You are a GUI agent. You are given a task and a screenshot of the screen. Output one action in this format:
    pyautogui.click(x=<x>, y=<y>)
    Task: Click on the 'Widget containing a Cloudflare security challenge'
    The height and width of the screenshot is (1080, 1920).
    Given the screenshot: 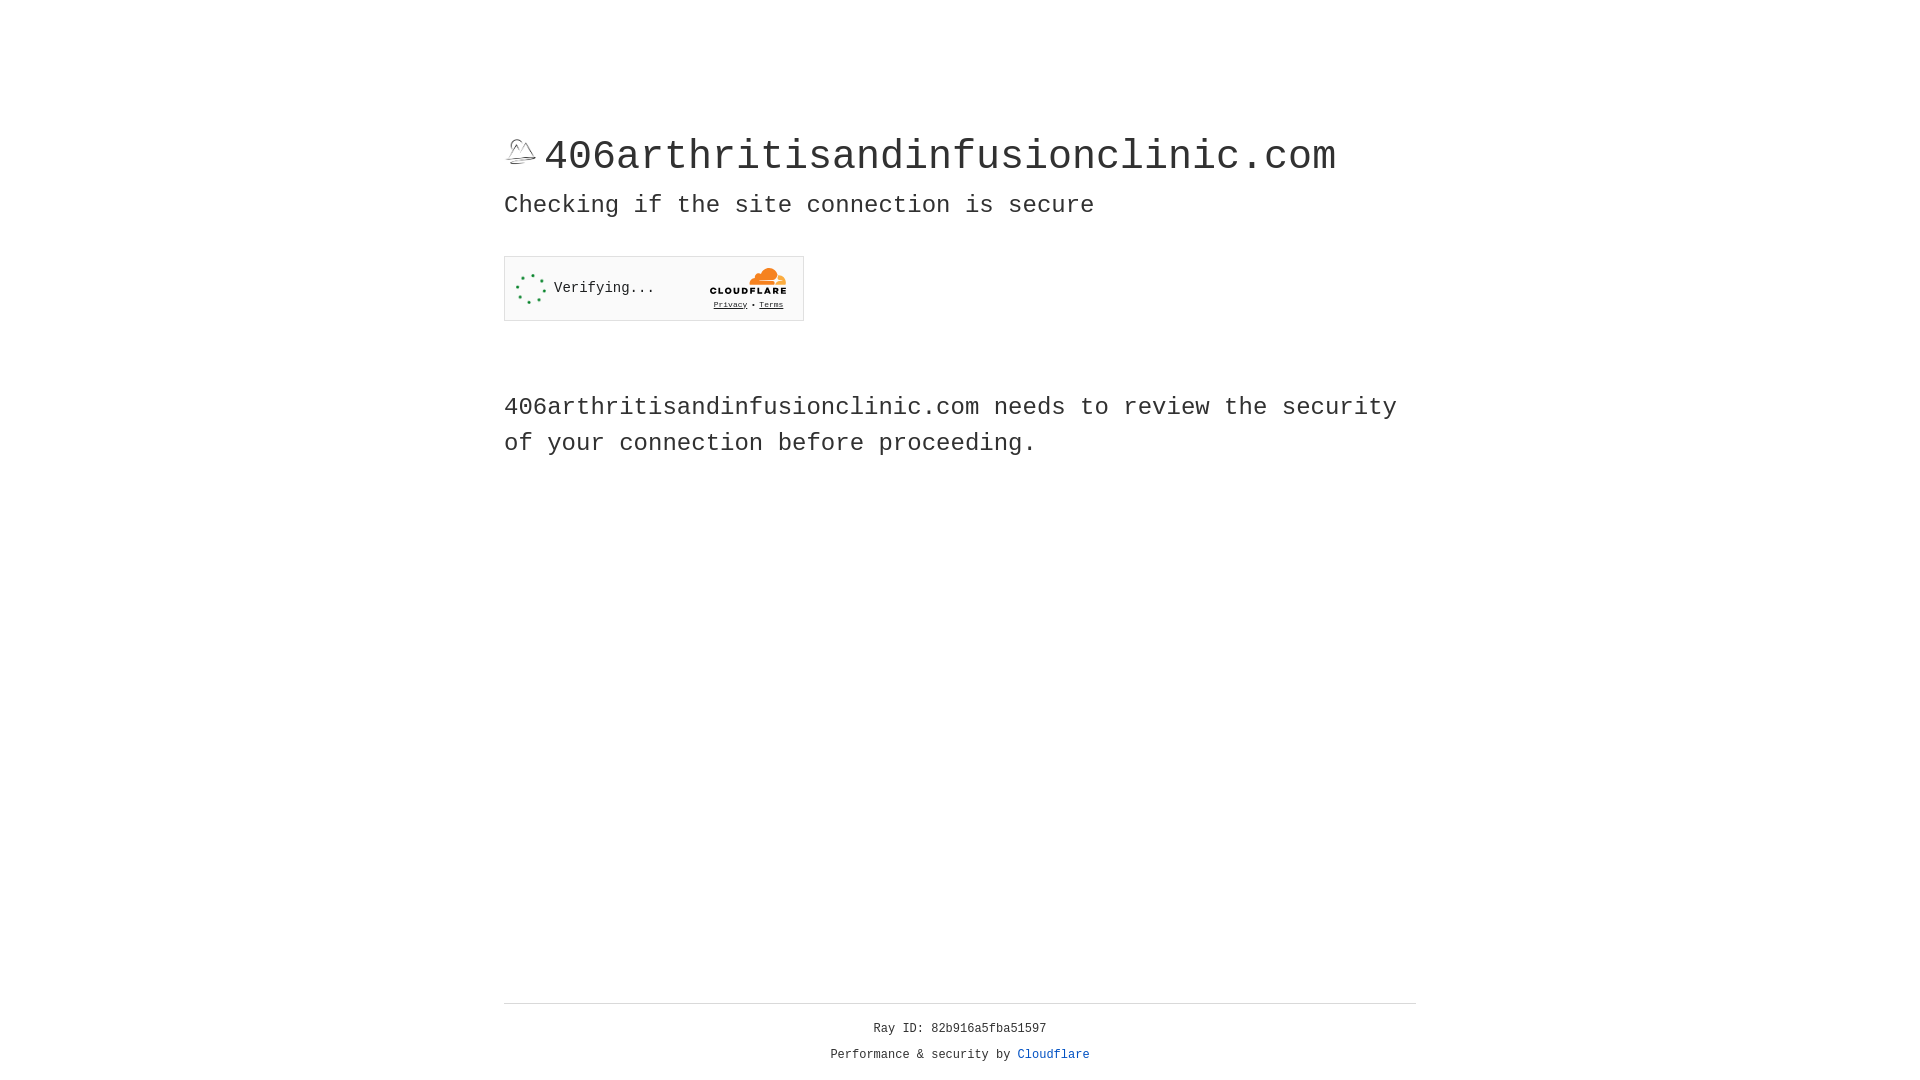 What is the action you would take?
    pyautogui.click(x=653, y=288)
    